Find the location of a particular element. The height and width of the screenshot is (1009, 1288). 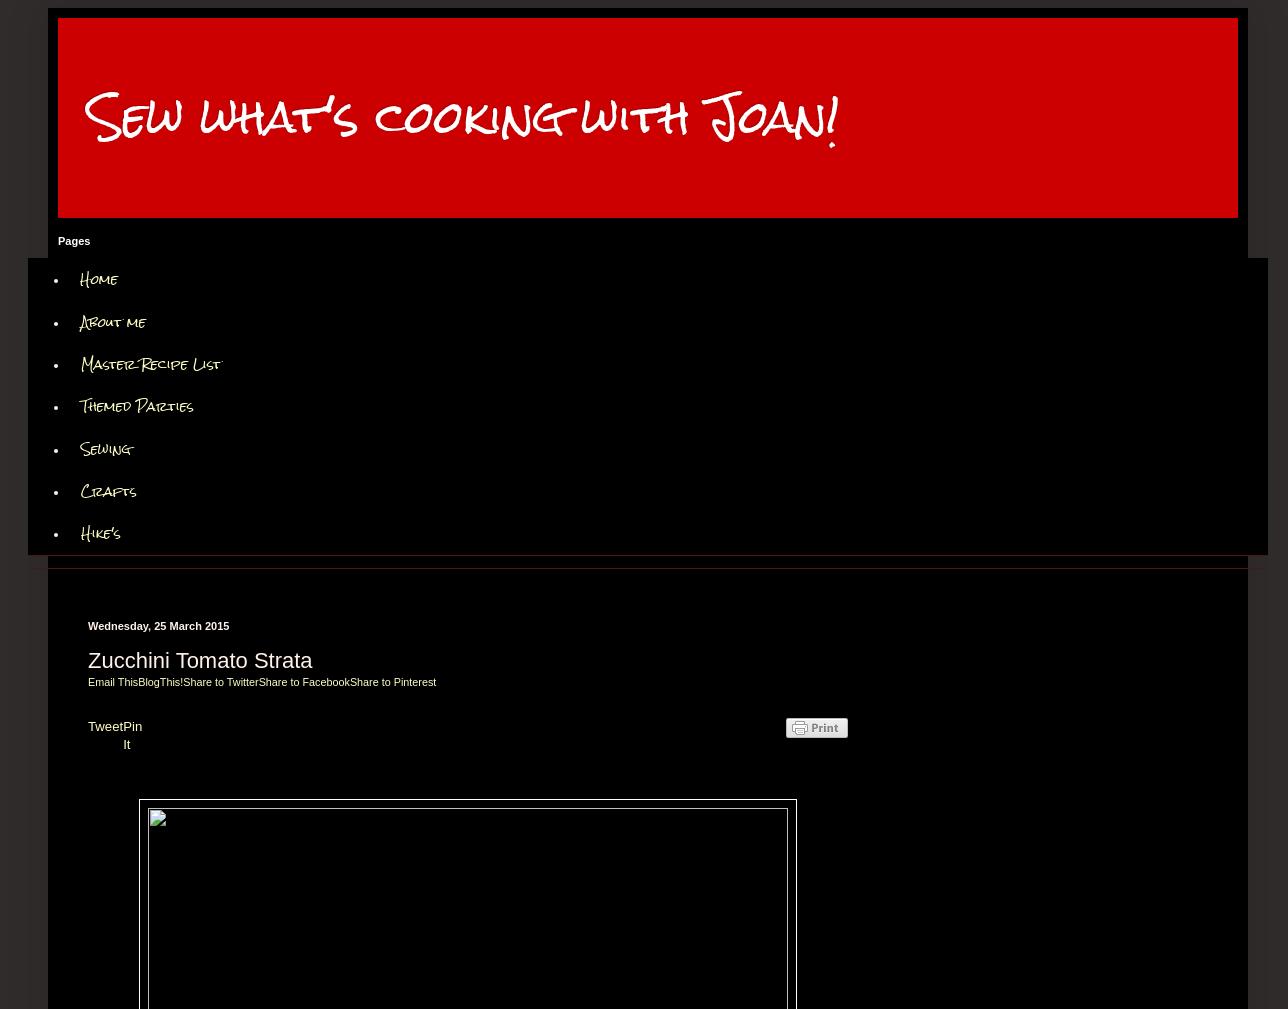

'Share to Twitter' is located at coordinates (220, 681).